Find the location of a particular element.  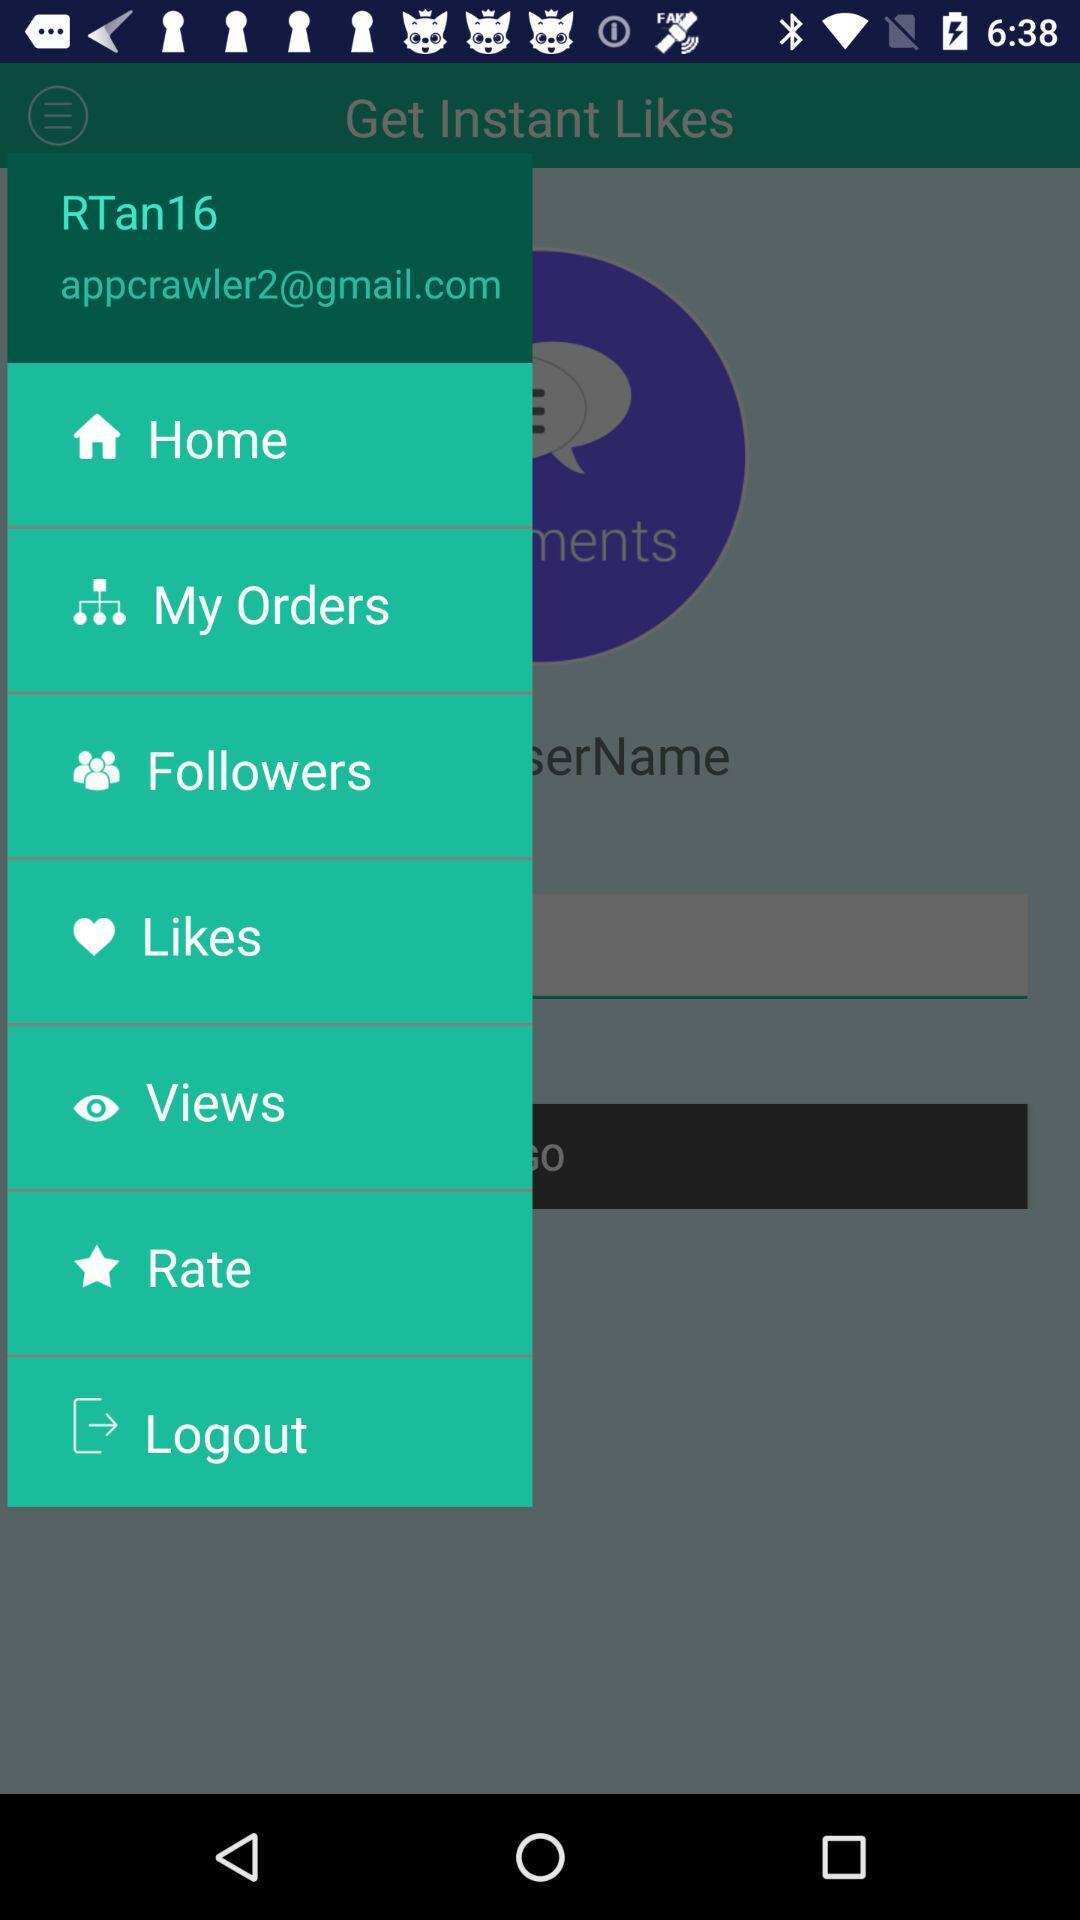

views is located at coordinates (216, 1099).